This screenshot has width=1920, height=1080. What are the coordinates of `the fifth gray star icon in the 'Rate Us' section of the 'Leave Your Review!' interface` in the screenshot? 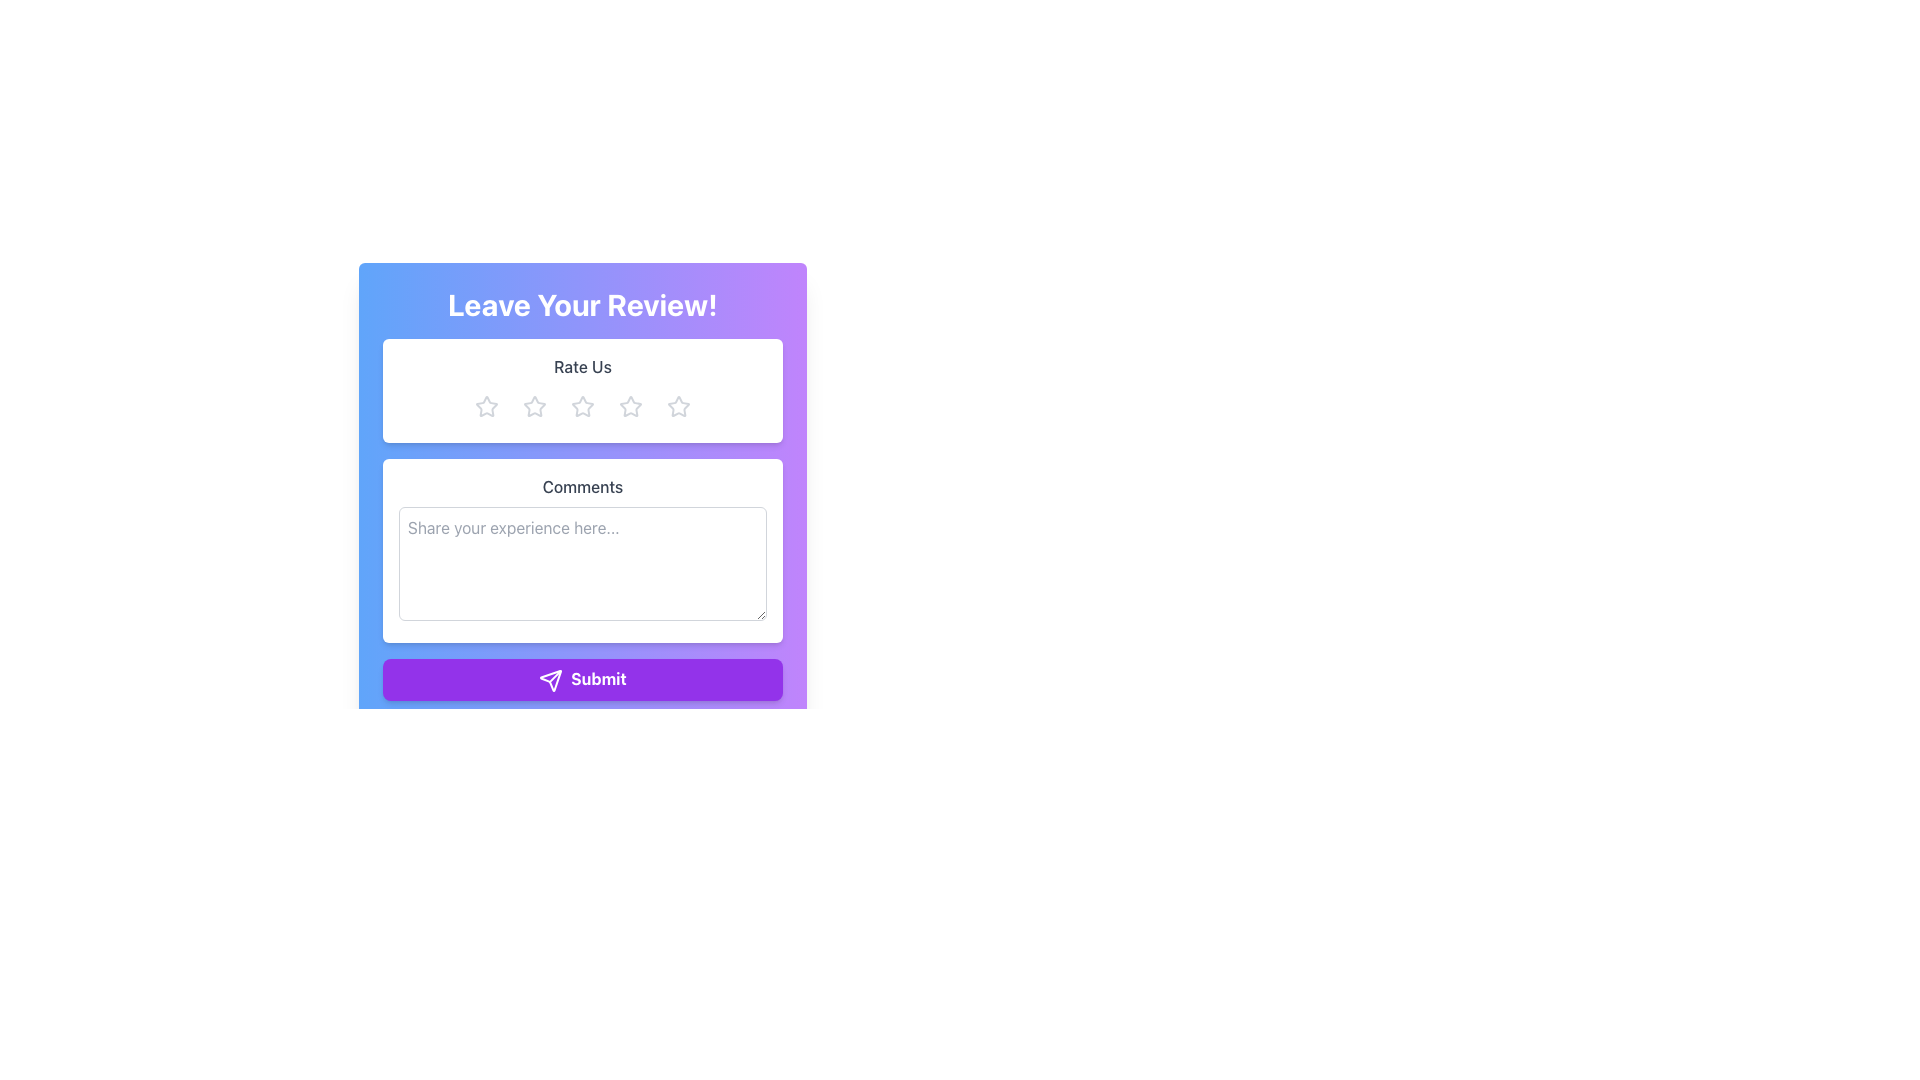 It's located at (678, 406).